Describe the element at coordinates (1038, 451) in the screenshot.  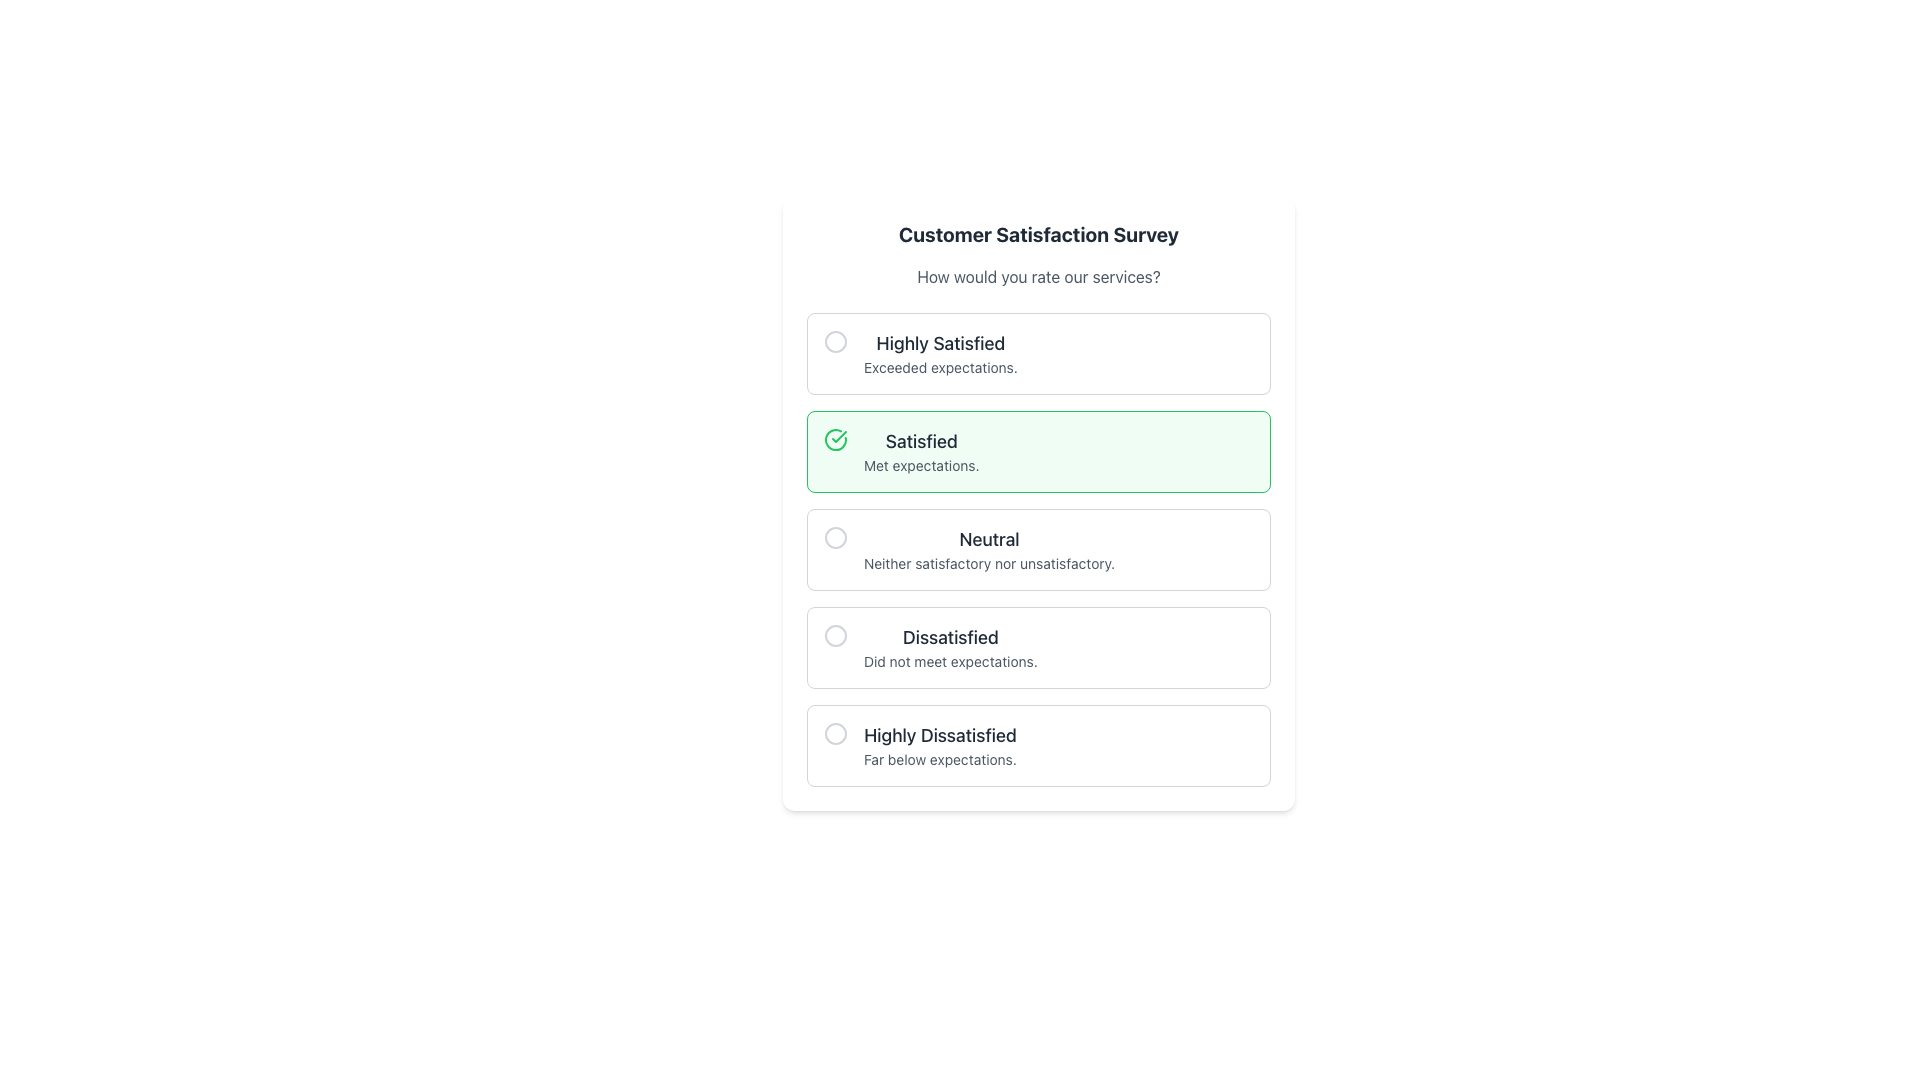
I see `the 'Satisfied' choice in the customer satisfaction survey, which is the second option in a vertical list of five options` at that location.